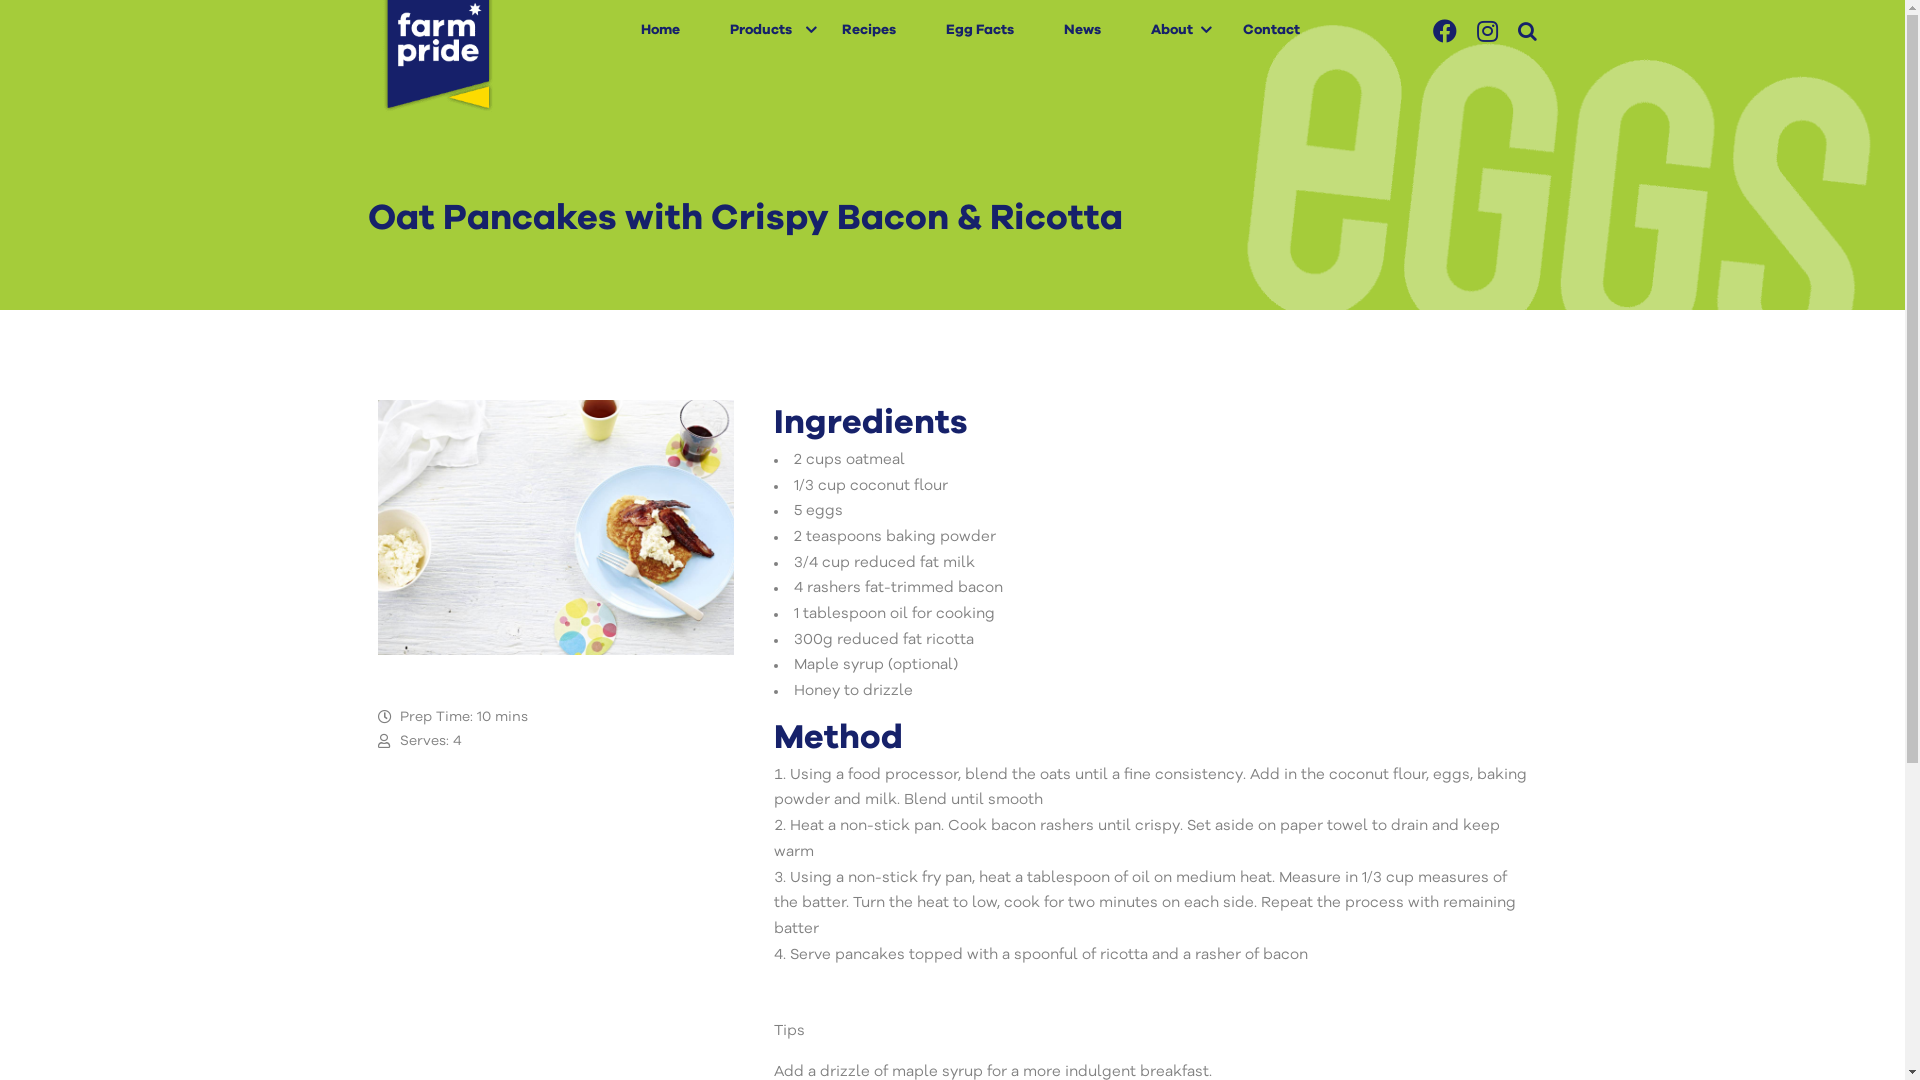 The width and height of the screenshot is (1920, 1080). I want to click on 'Recipes', so click(868, 30).